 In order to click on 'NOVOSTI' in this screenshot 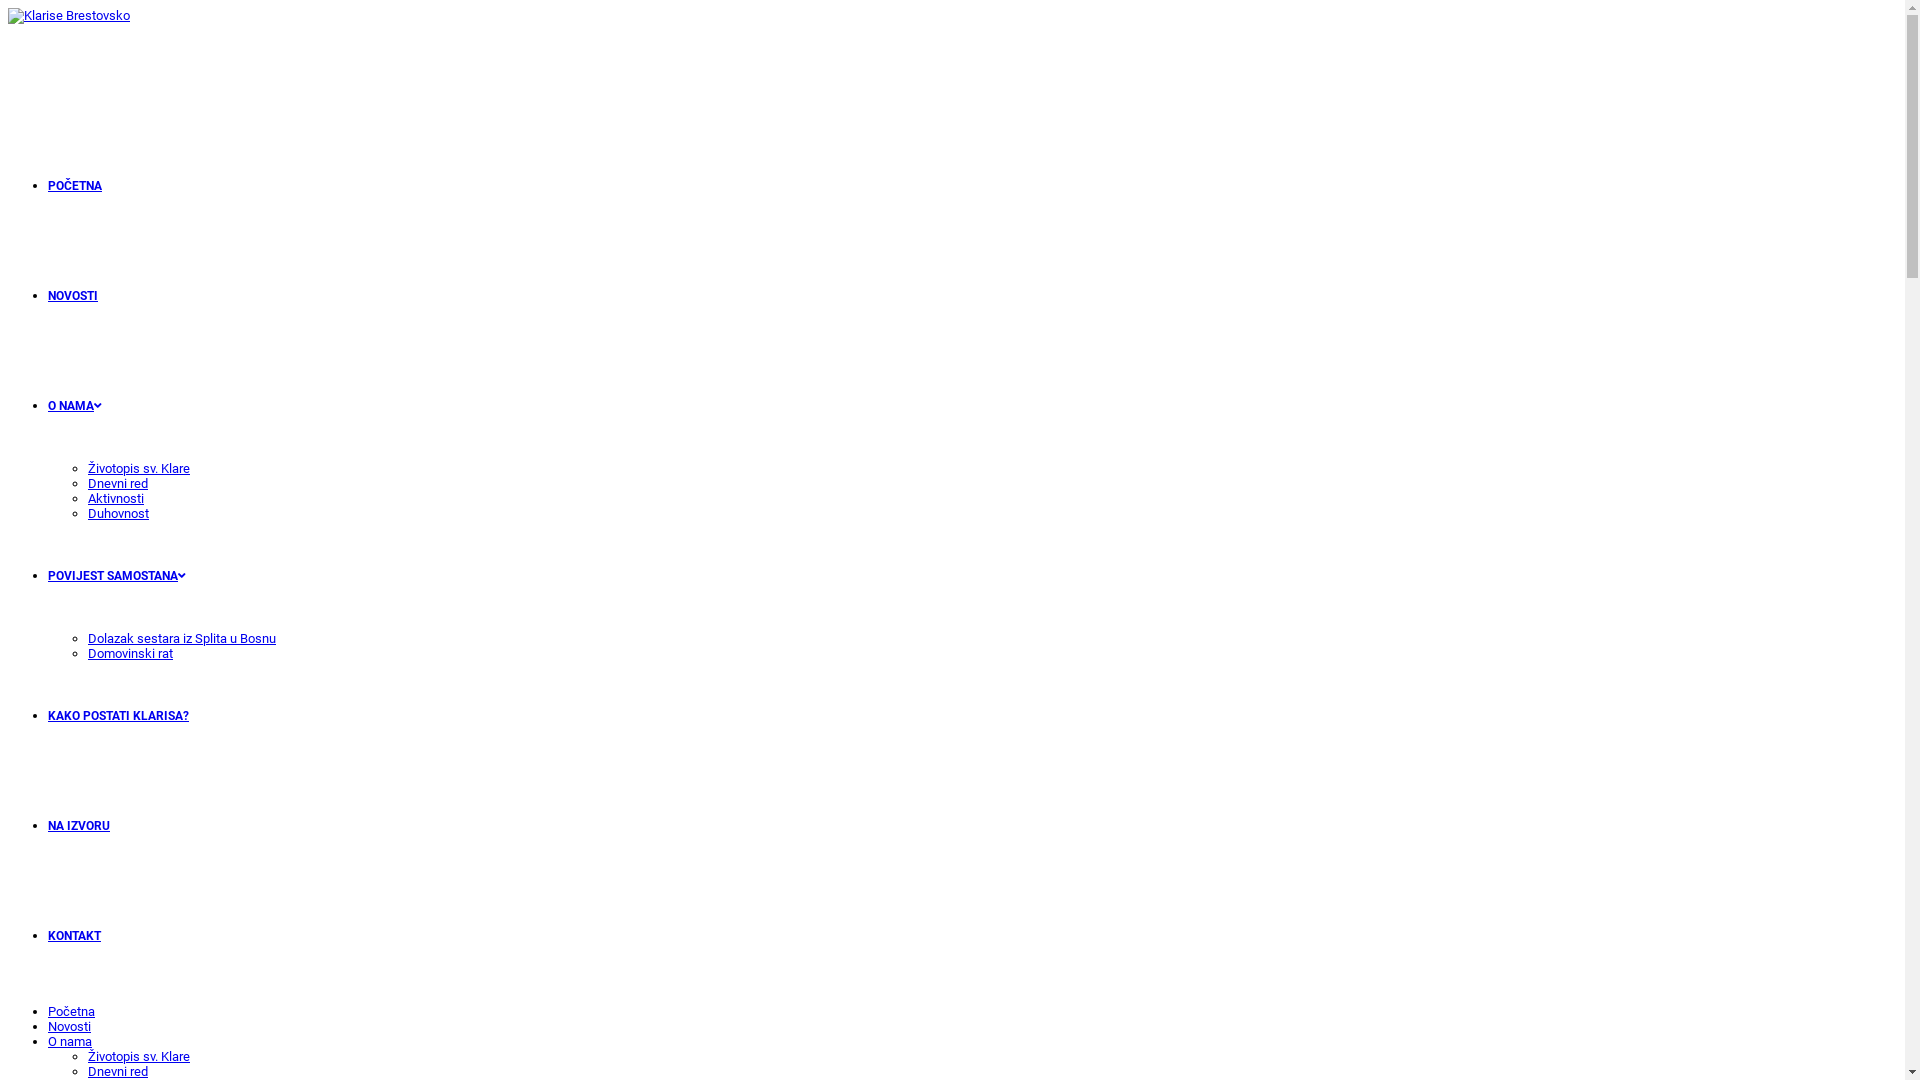, I will do `click(48, 296)`.